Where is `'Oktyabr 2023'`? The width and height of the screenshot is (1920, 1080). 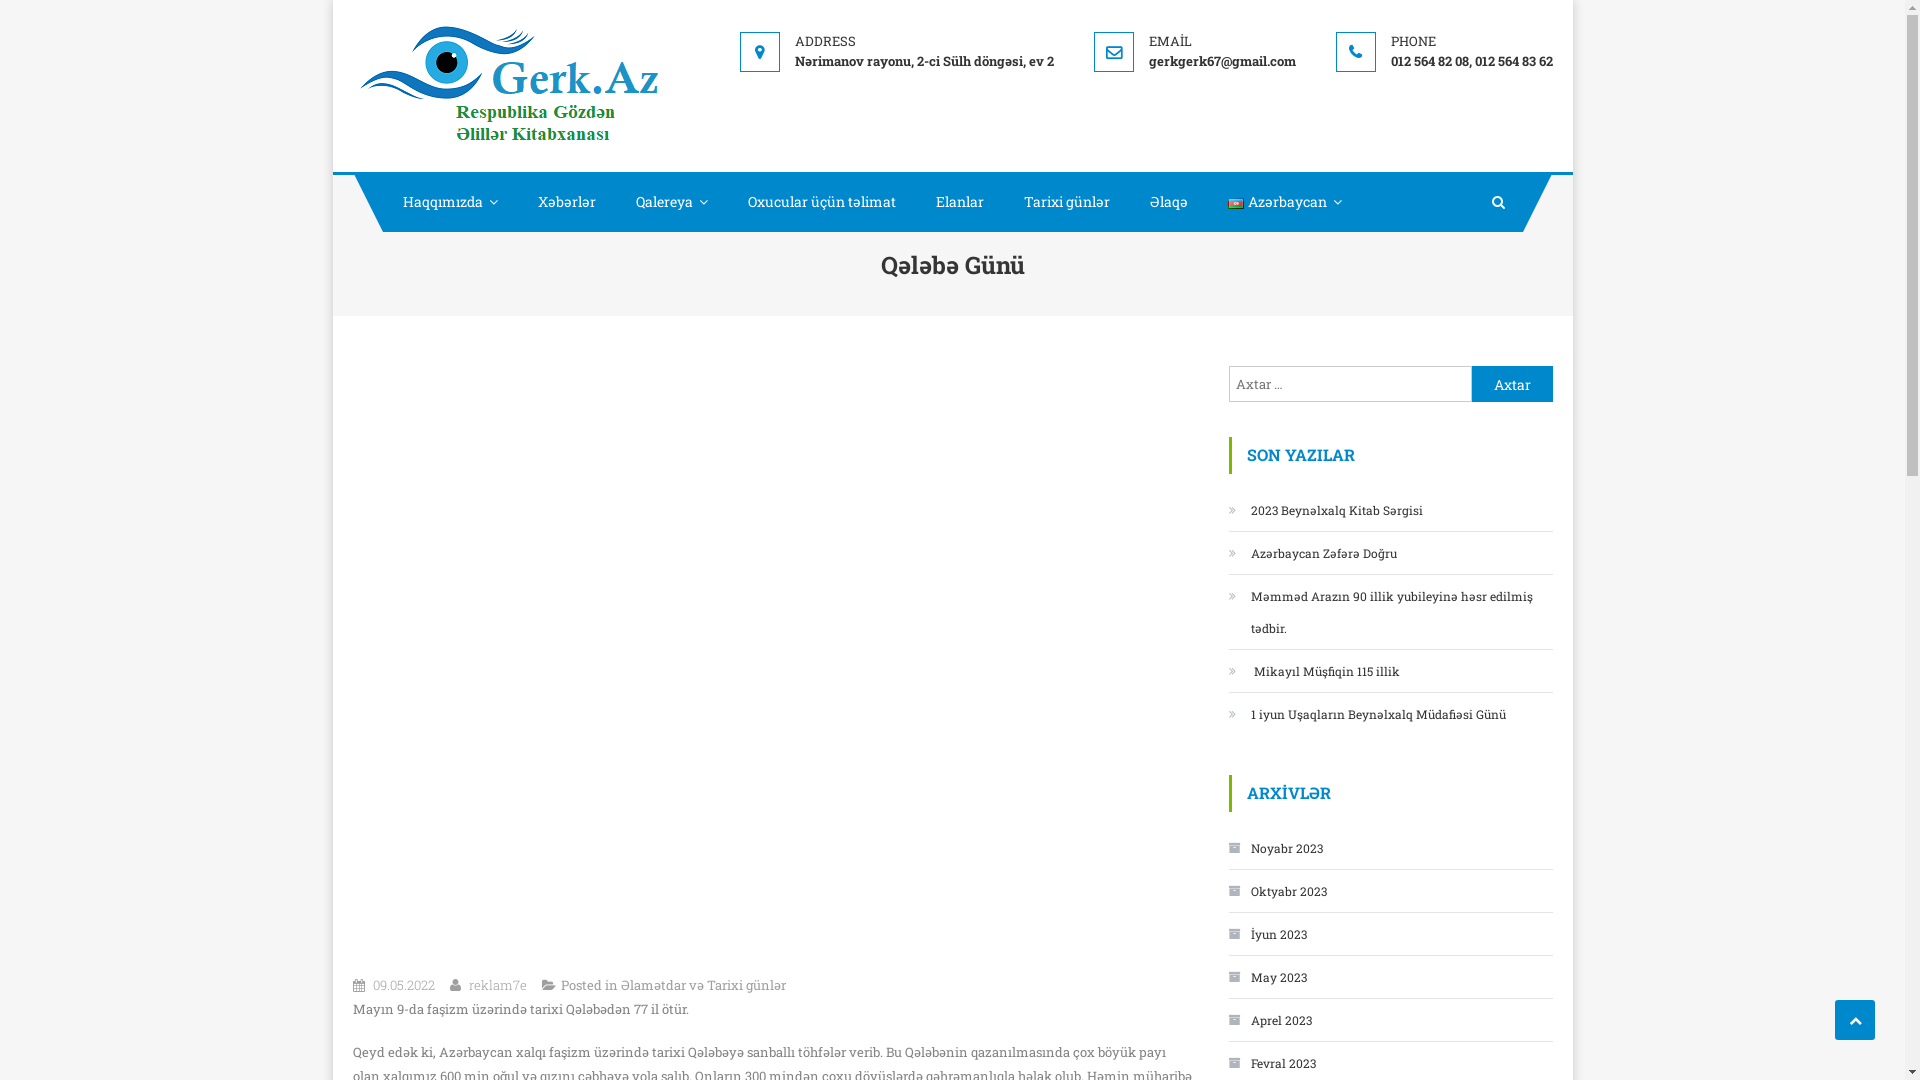 'Oktyabr 2023' is located at coordinates (1275, 890).